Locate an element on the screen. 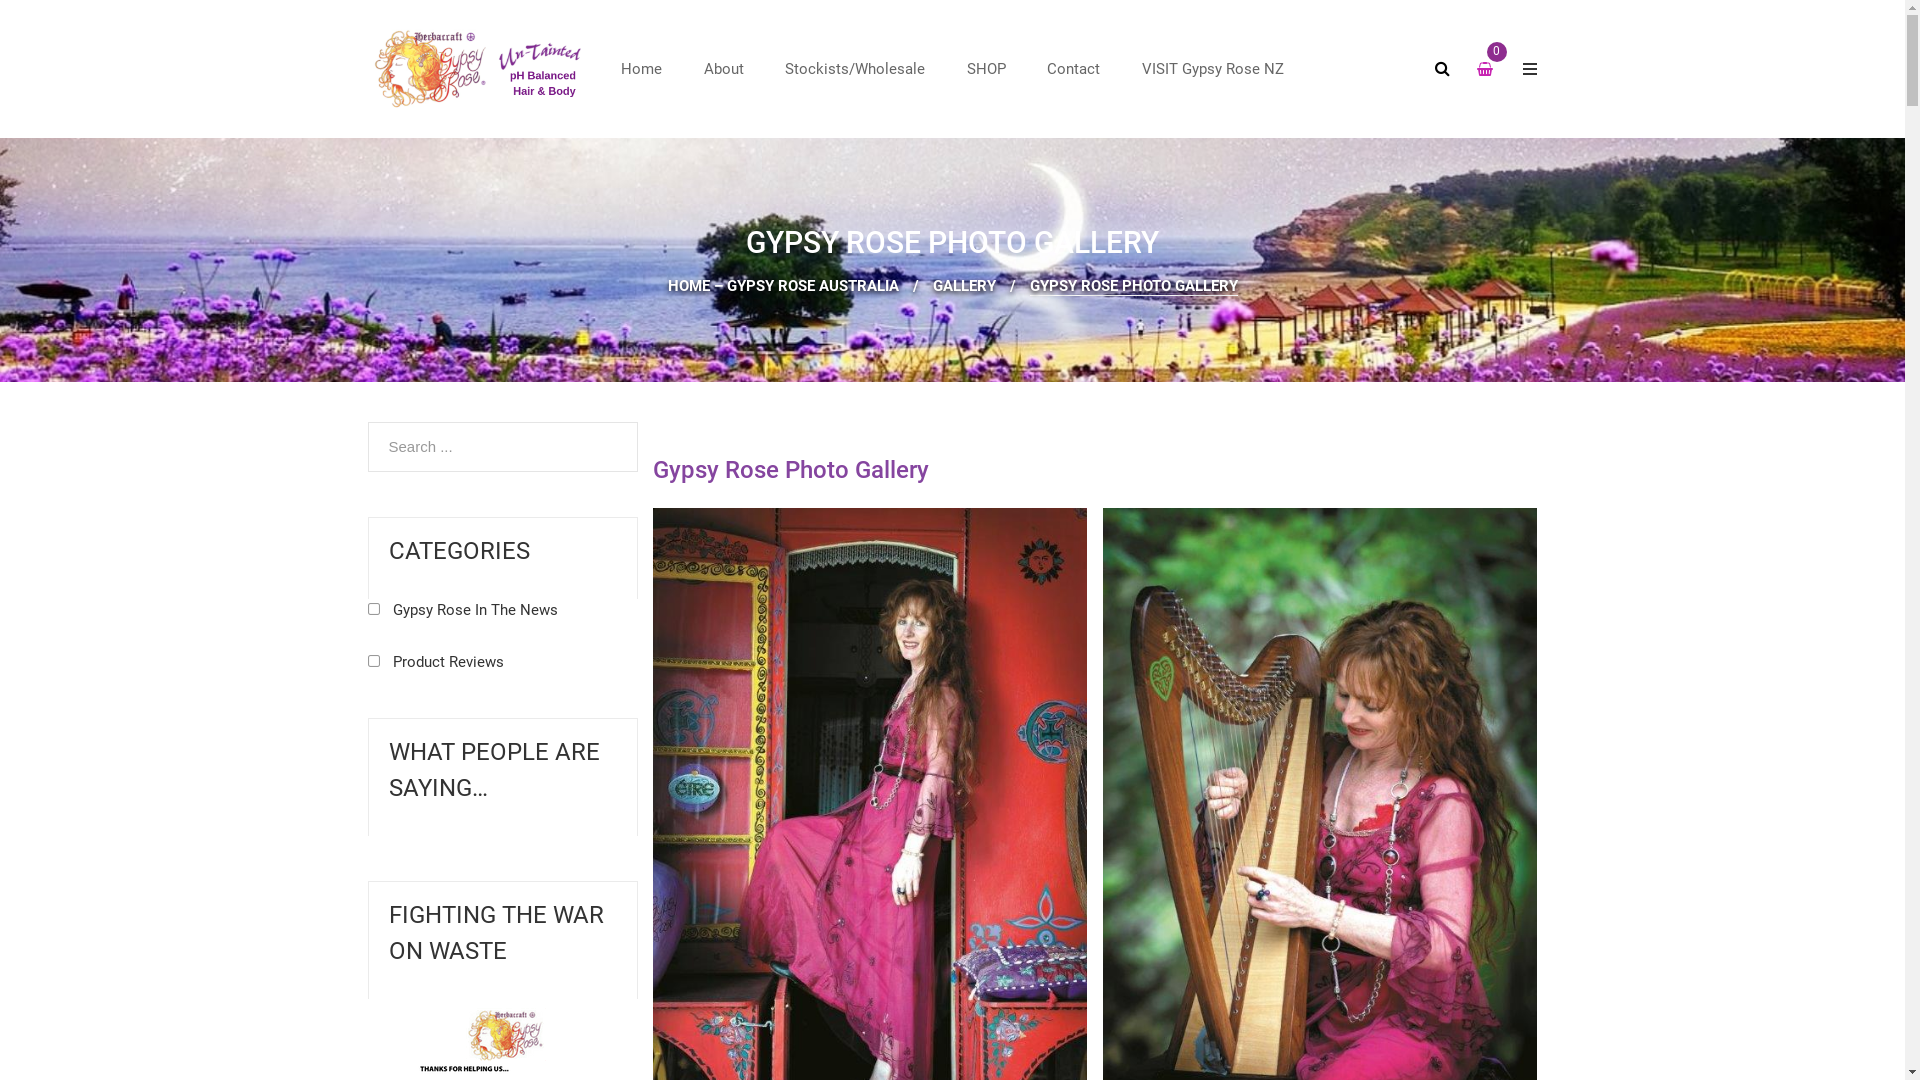 This screenshot has height=1080, width=1920. 'Gypsy Rose' is located at coordinates (368, 68).